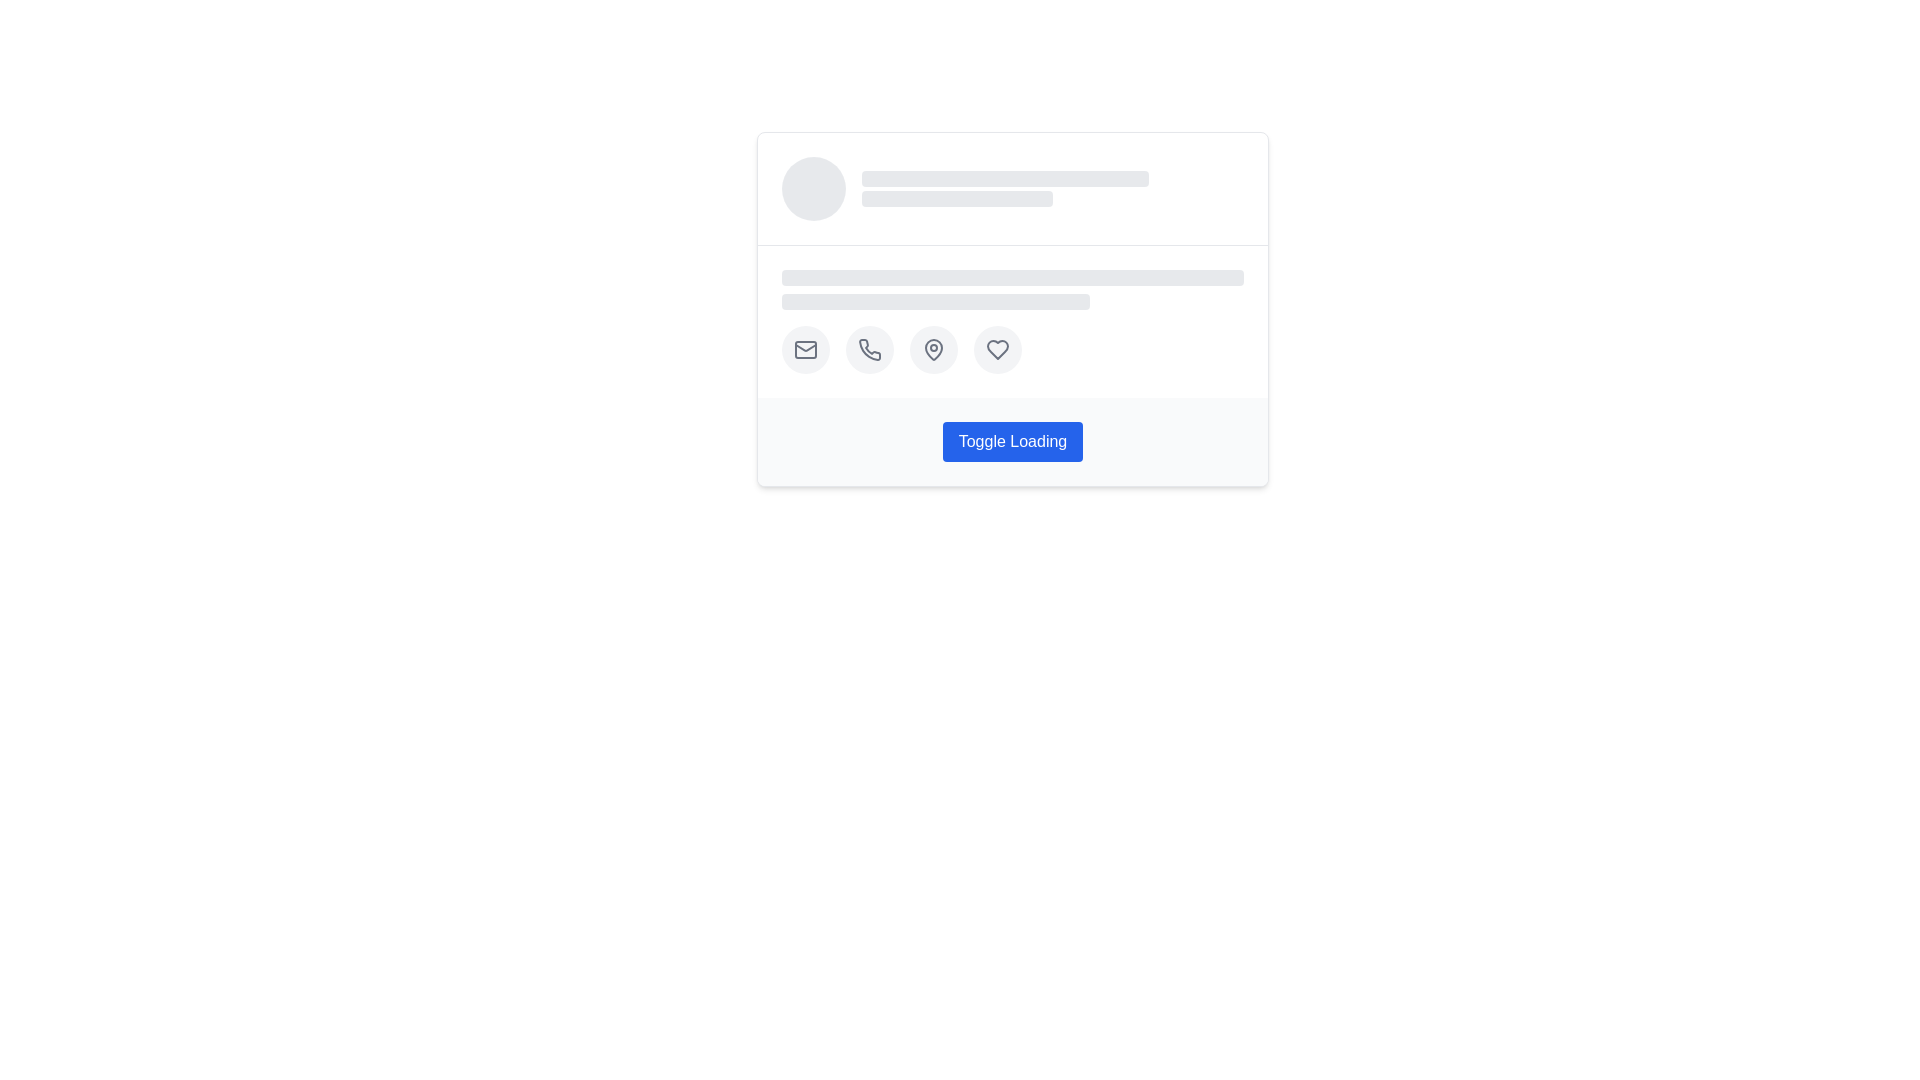 Image resolution: width=1920 pixels, height=1080 pixels. I want to click on the phone receiver icon, which is the second icon from the left in a row of icons beneath the profile header, so click(869, 347).